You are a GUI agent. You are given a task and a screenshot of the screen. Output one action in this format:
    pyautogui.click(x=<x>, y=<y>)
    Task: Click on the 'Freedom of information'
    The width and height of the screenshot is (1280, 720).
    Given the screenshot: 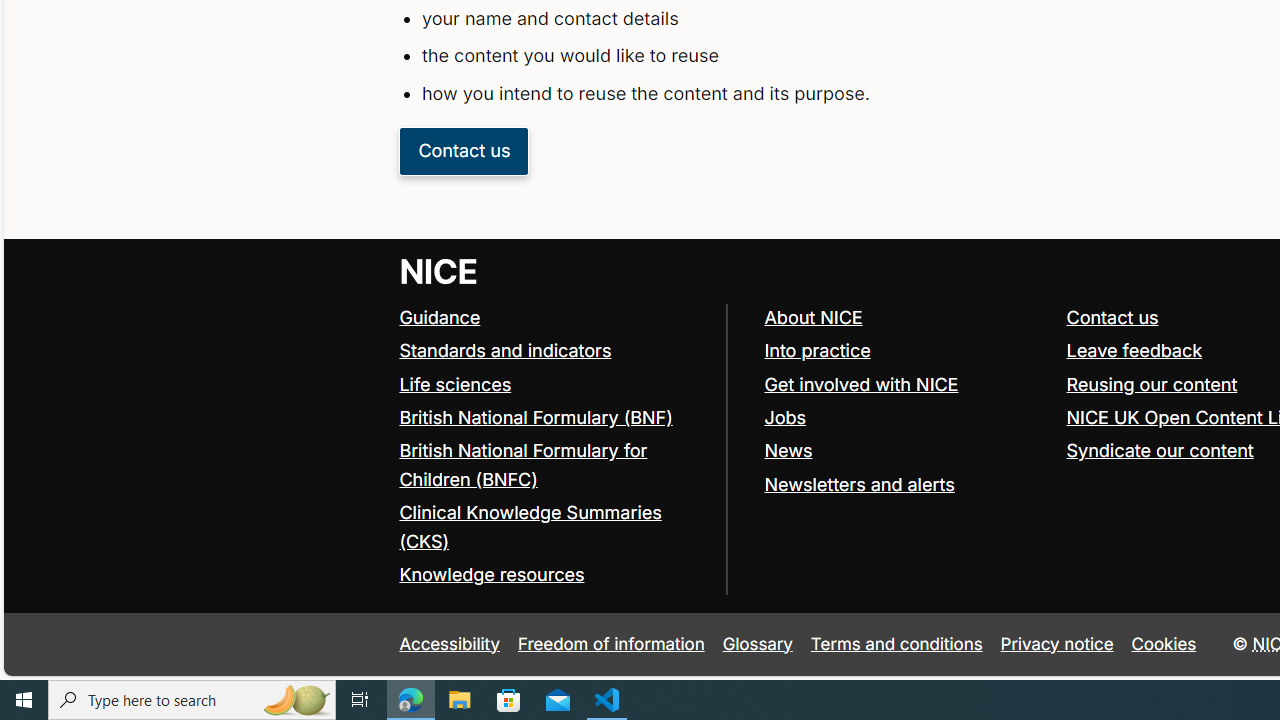 What is the action you would take?
    pyautogui.click(x=610, y=644)
    